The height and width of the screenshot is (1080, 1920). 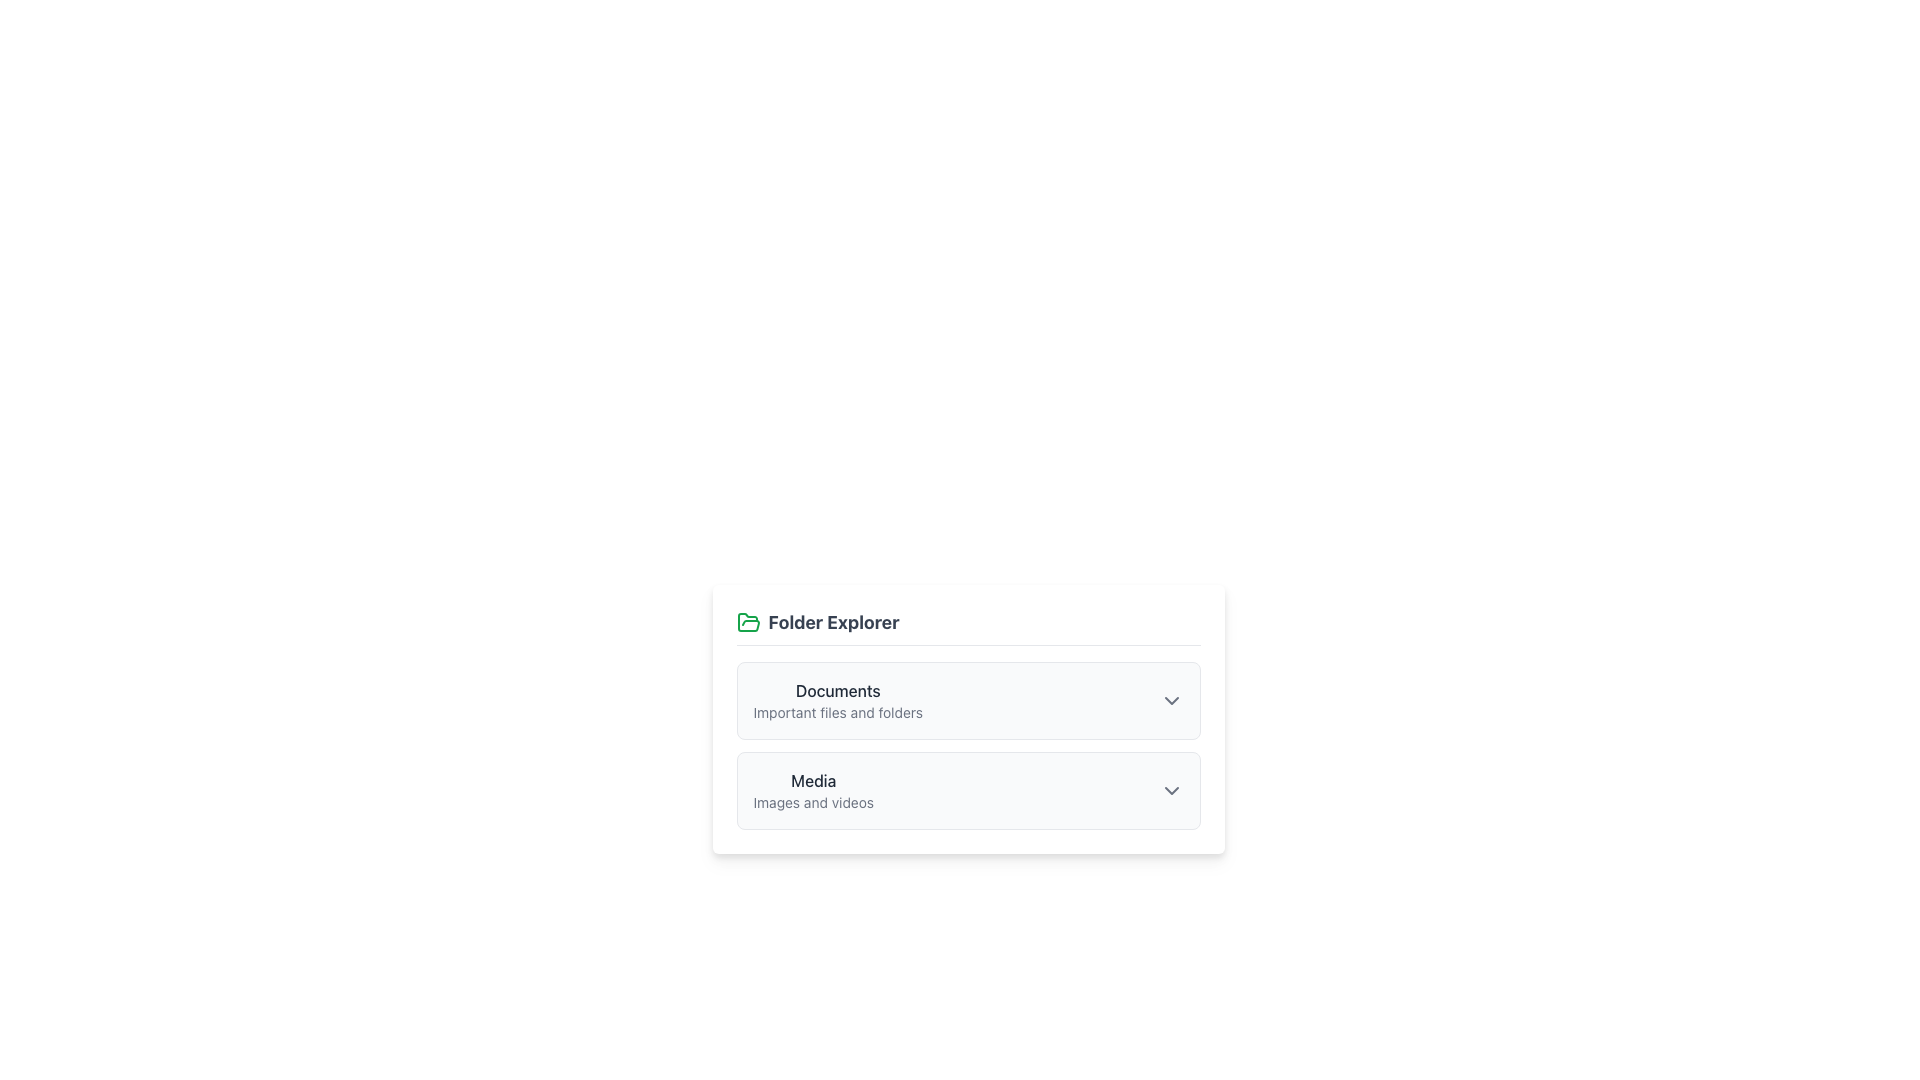 I want to click on the downward chevron icon indicating the dropdown toggle in the 'Documents' section header, so click(x=1171, y=700).